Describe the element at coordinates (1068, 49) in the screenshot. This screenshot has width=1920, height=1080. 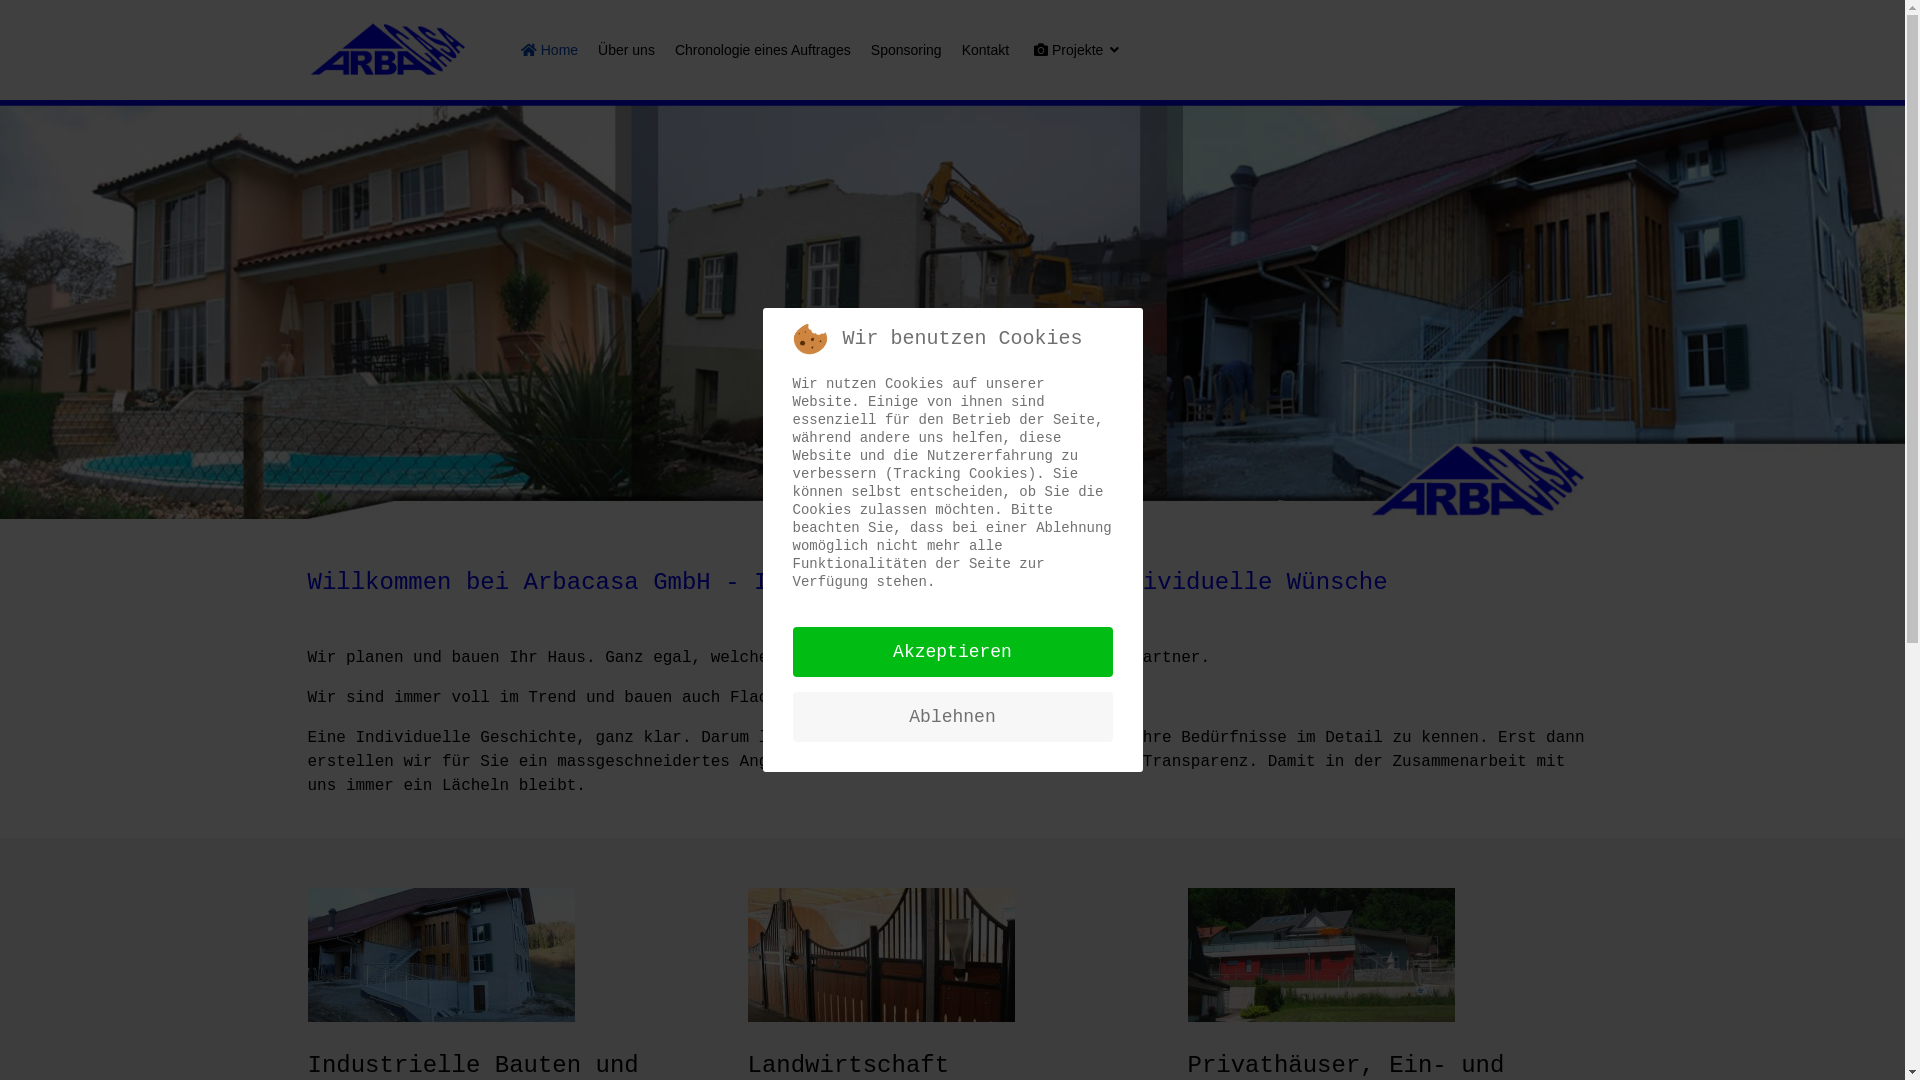
I see `'Projekte'` at that location.